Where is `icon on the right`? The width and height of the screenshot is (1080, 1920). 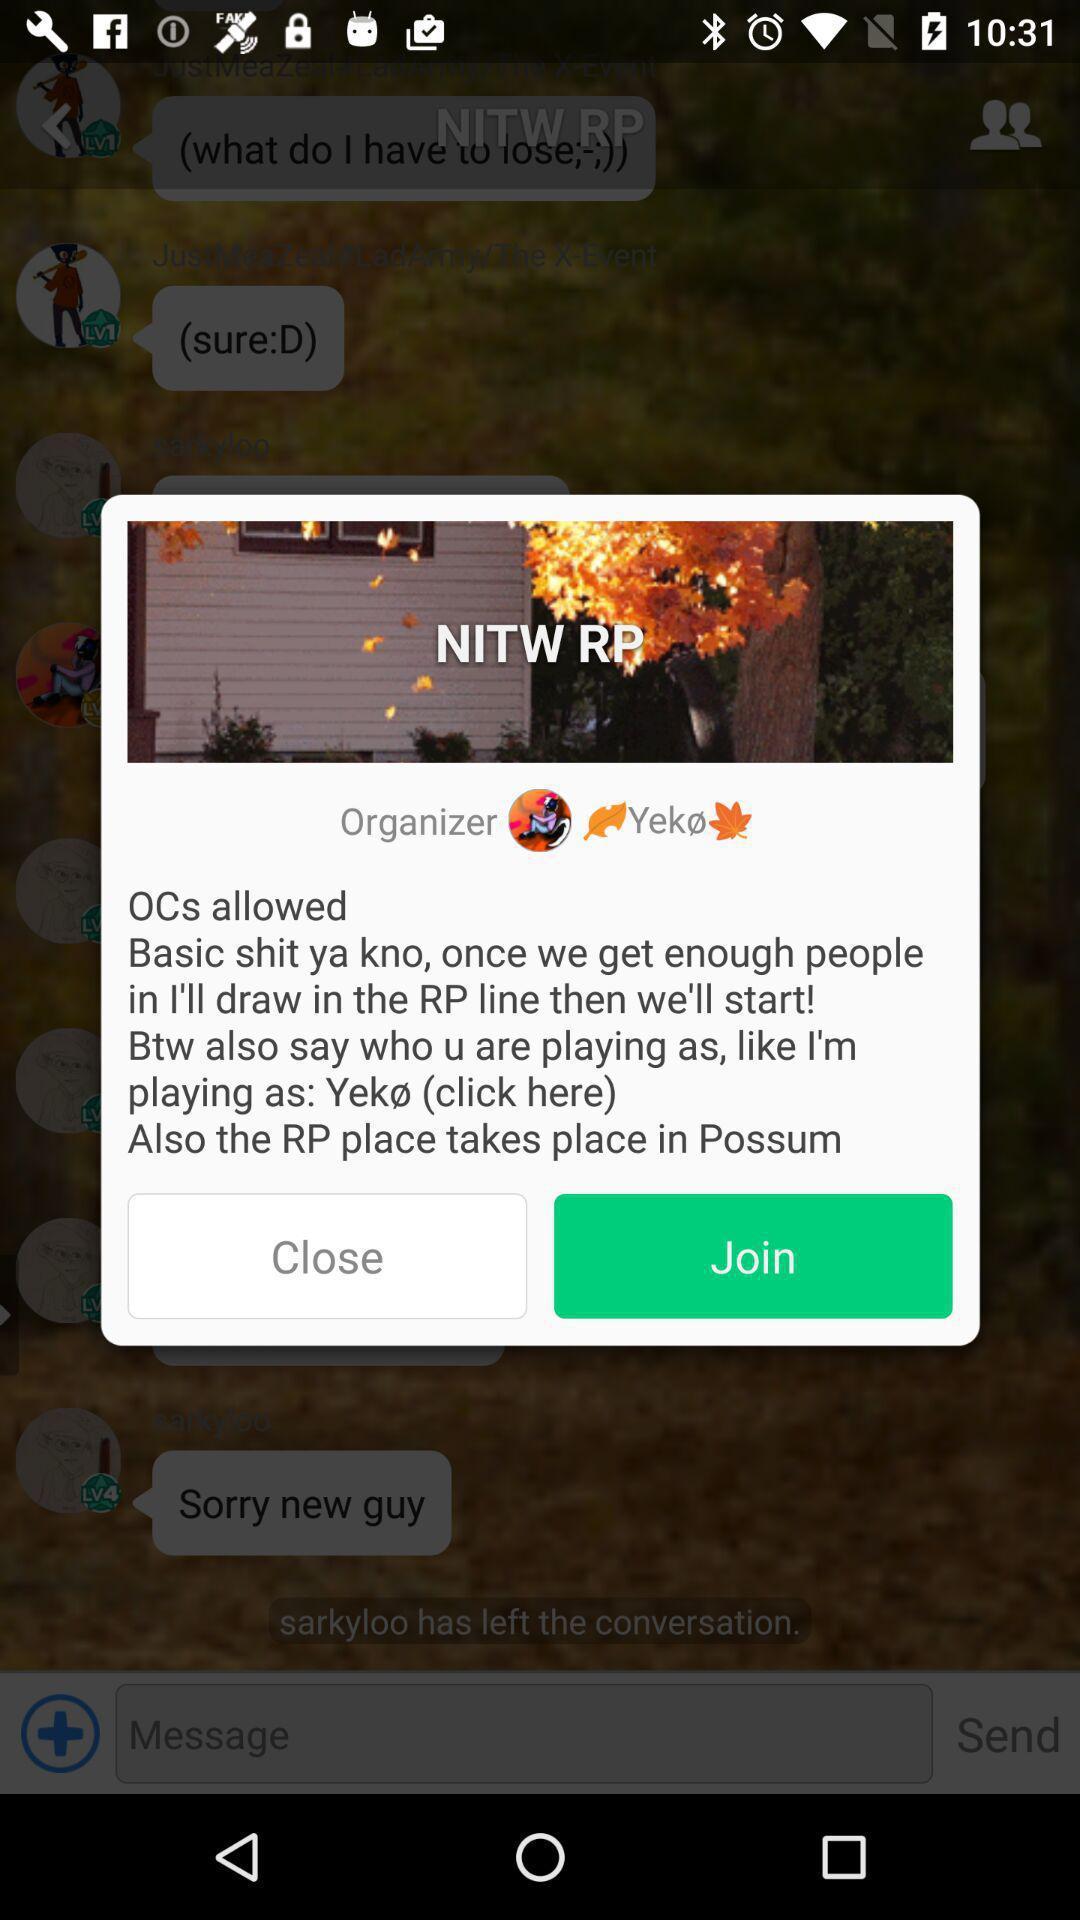 icon on the right is located at coordinates (753, 1255).